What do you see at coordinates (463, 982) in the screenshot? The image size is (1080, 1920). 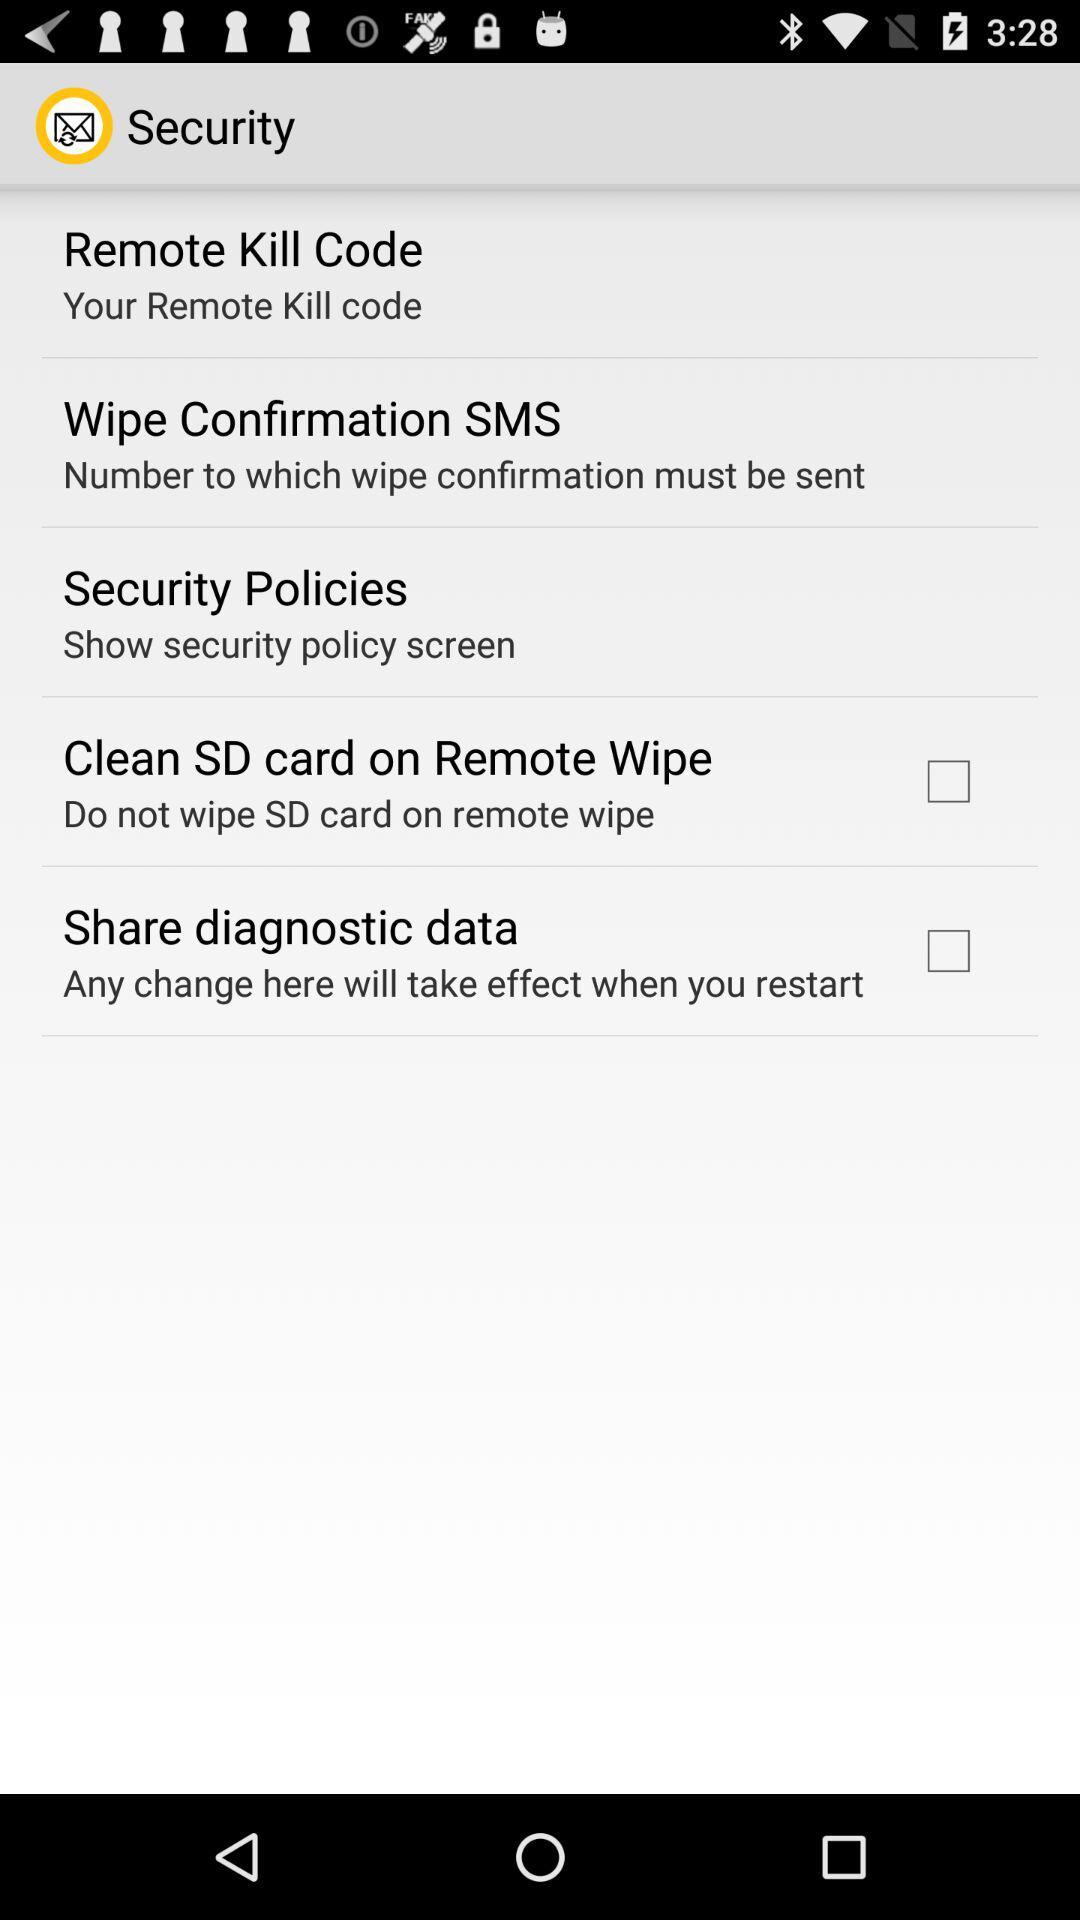 I see `any change here icon` at bounding box center [463, 982].